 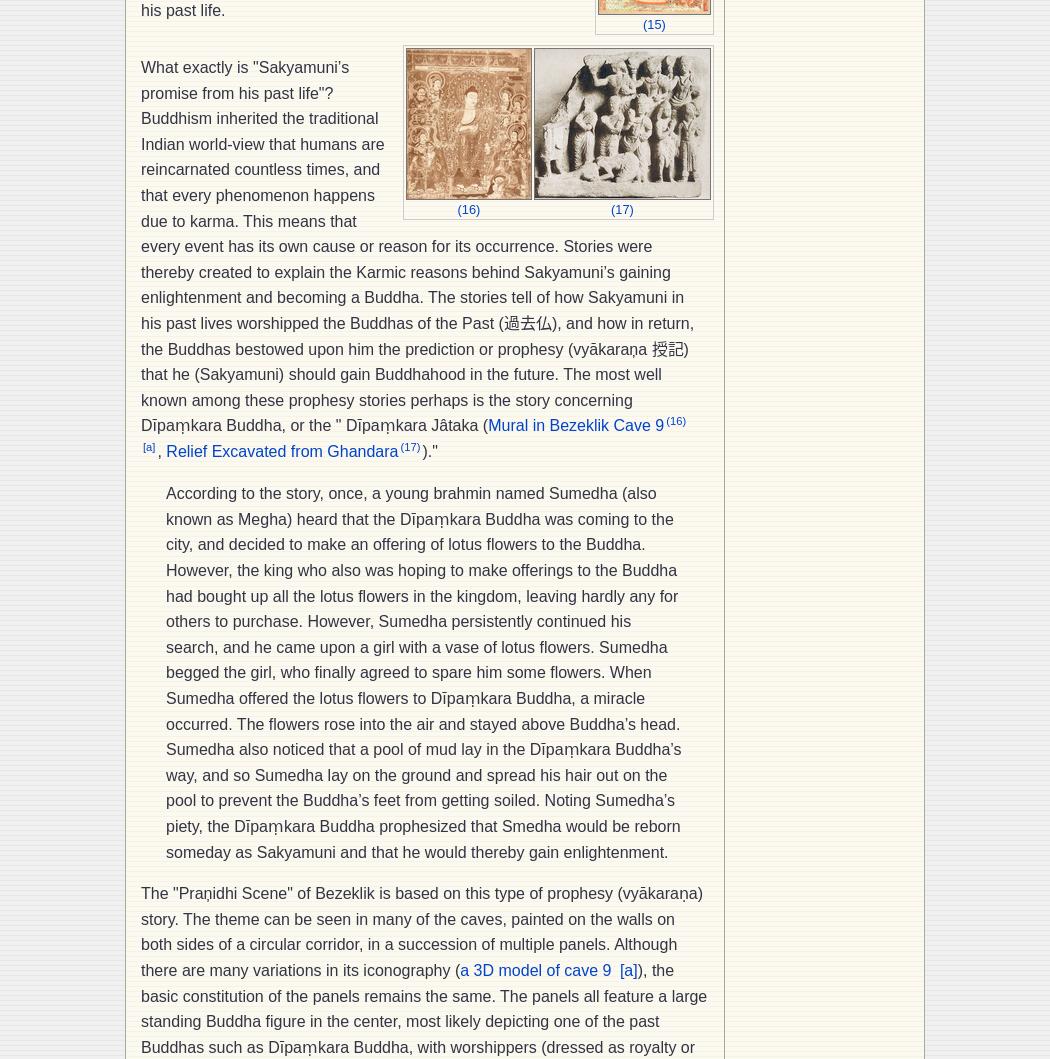 What do you see at coordinates (140, 246) in the screenshot?
I see `'What exactly is "Sakyamuni’s promise from his past life"? Buddhism inherited the traditional Indian world-view that humans are reincarnated countless times, and that every phenomenon happens due to karma. This means that every event has its own cause or reason for its occurrence. Stories were thereby created to explain the Karmic reasons behind Sakyamuni’s gaining enlightenment and becoming a Buddha. The stories tell of how Sakyamuni in his past lives worshipped the Buddhas of the Past (過去仏), and how in return, the Buddhas bestowed upon him the prediction or prophesy (vyākaraņa 授記) that he (Sakyamuni) should gain Buddhahood in the future. The most well known among these prophesy stories perhaps is the story concerning Dīpaṃkara Buddha, or the " Dīpaṃkara Jâtaka ('` at bounding box center [140, 246].